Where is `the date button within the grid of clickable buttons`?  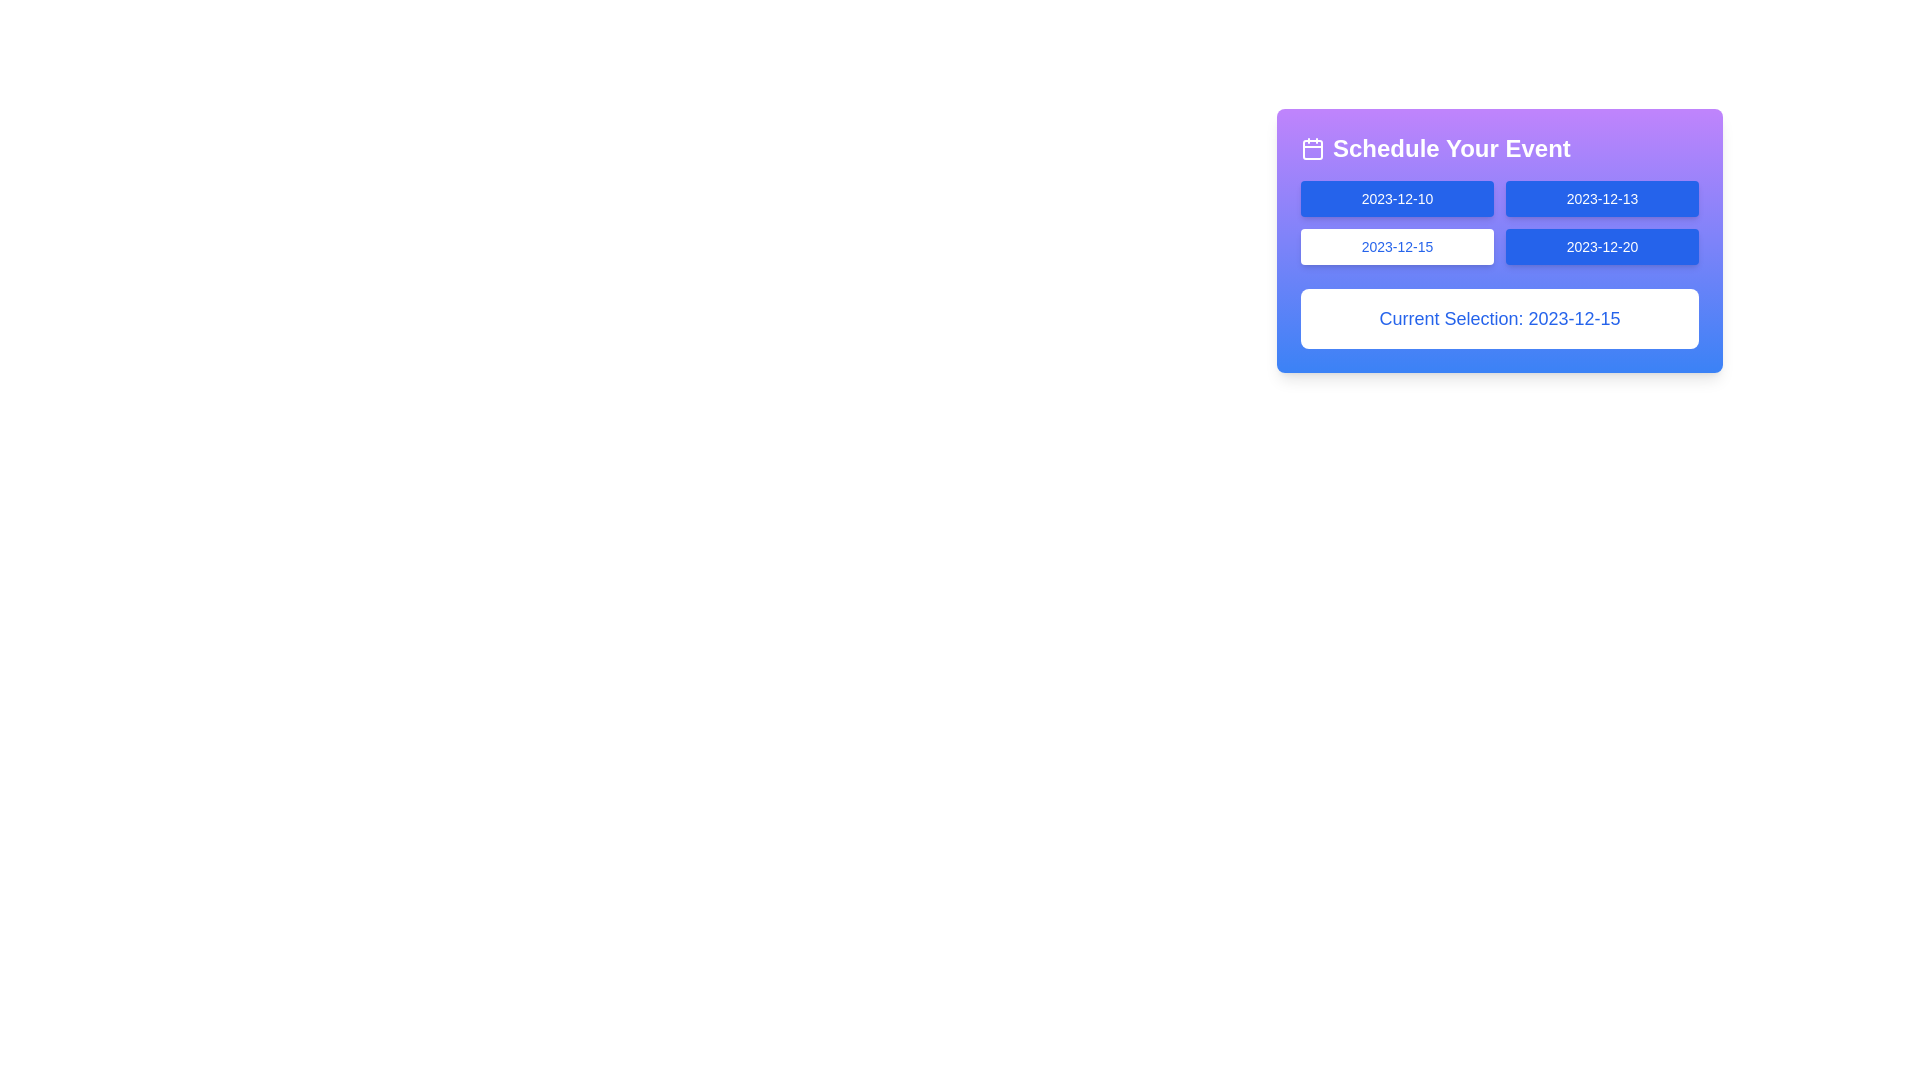
the date button within the grid of clickable buttons is located at coordinates (1499, 223).